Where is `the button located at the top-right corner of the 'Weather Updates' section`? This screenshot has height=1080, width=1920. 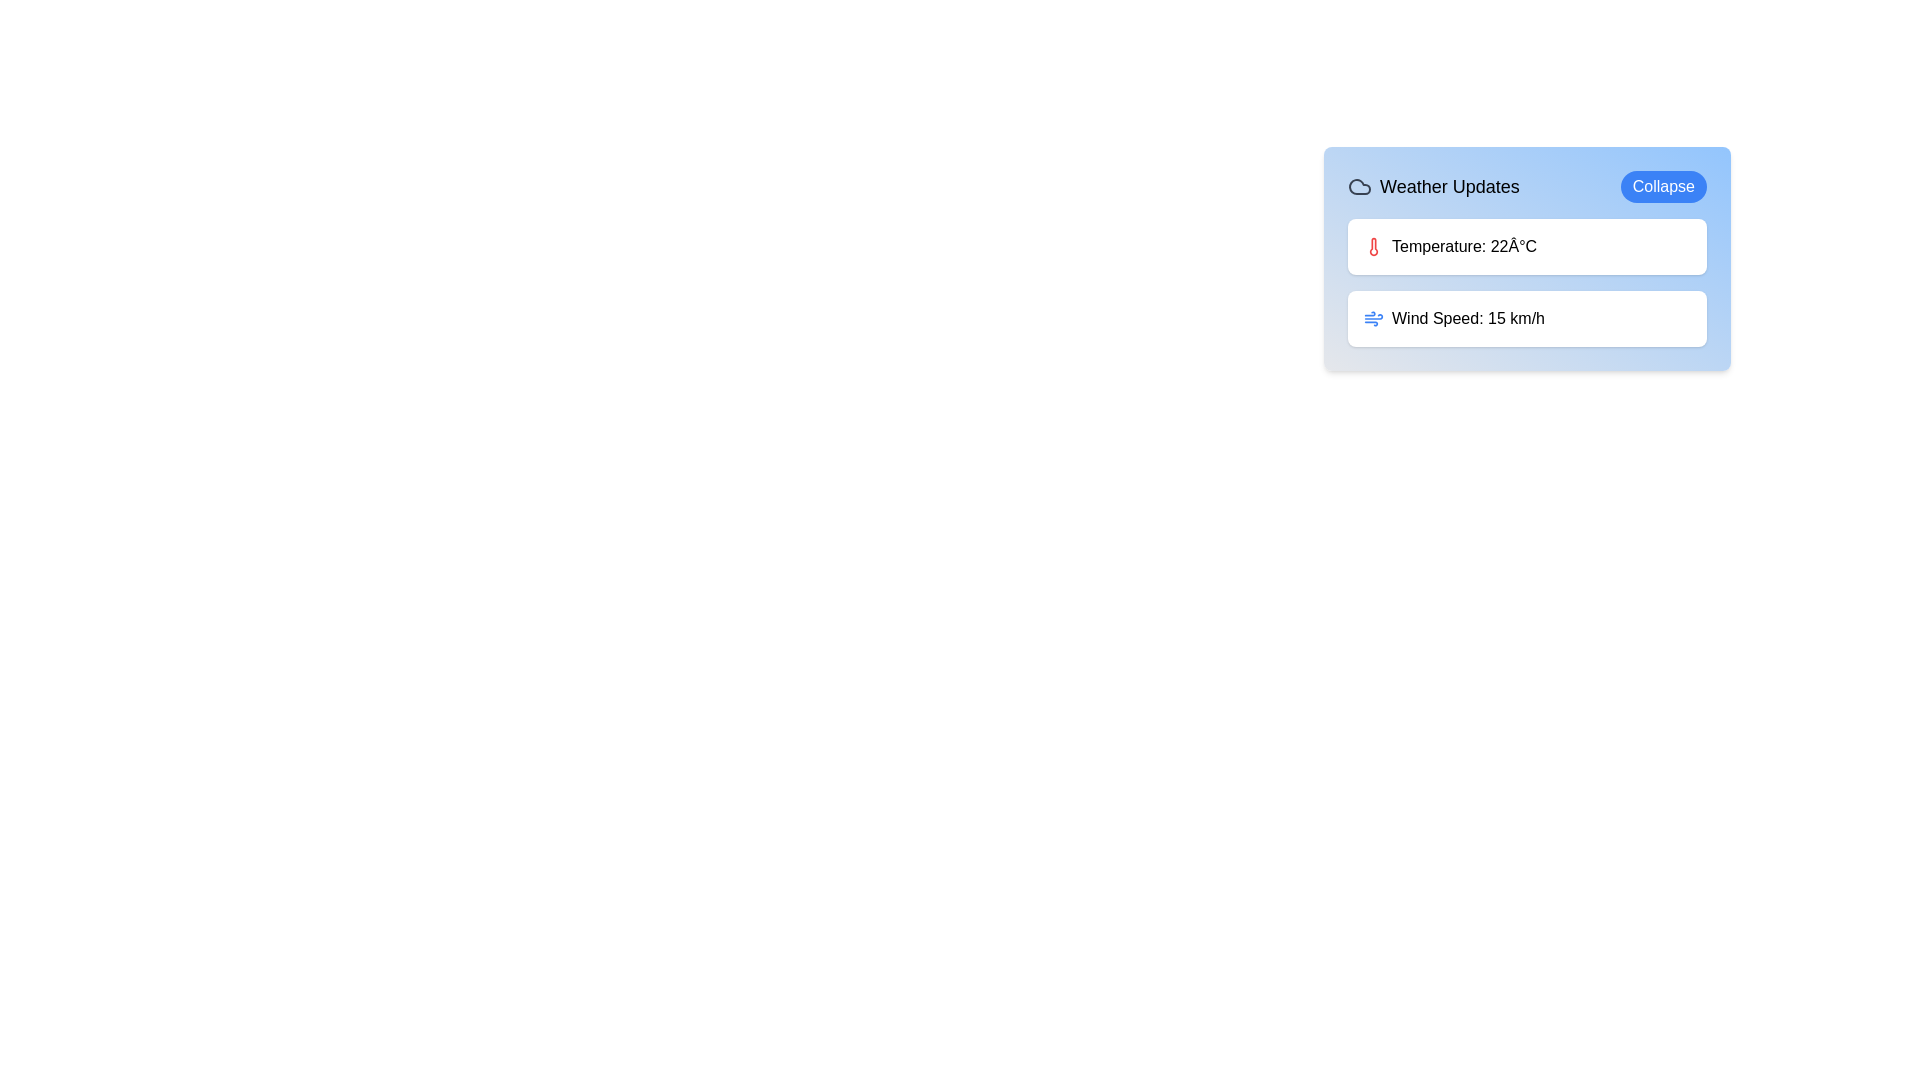 the button located at the top-right corner of the 'Weather Updates' section is located at coordinates (1663, 186).